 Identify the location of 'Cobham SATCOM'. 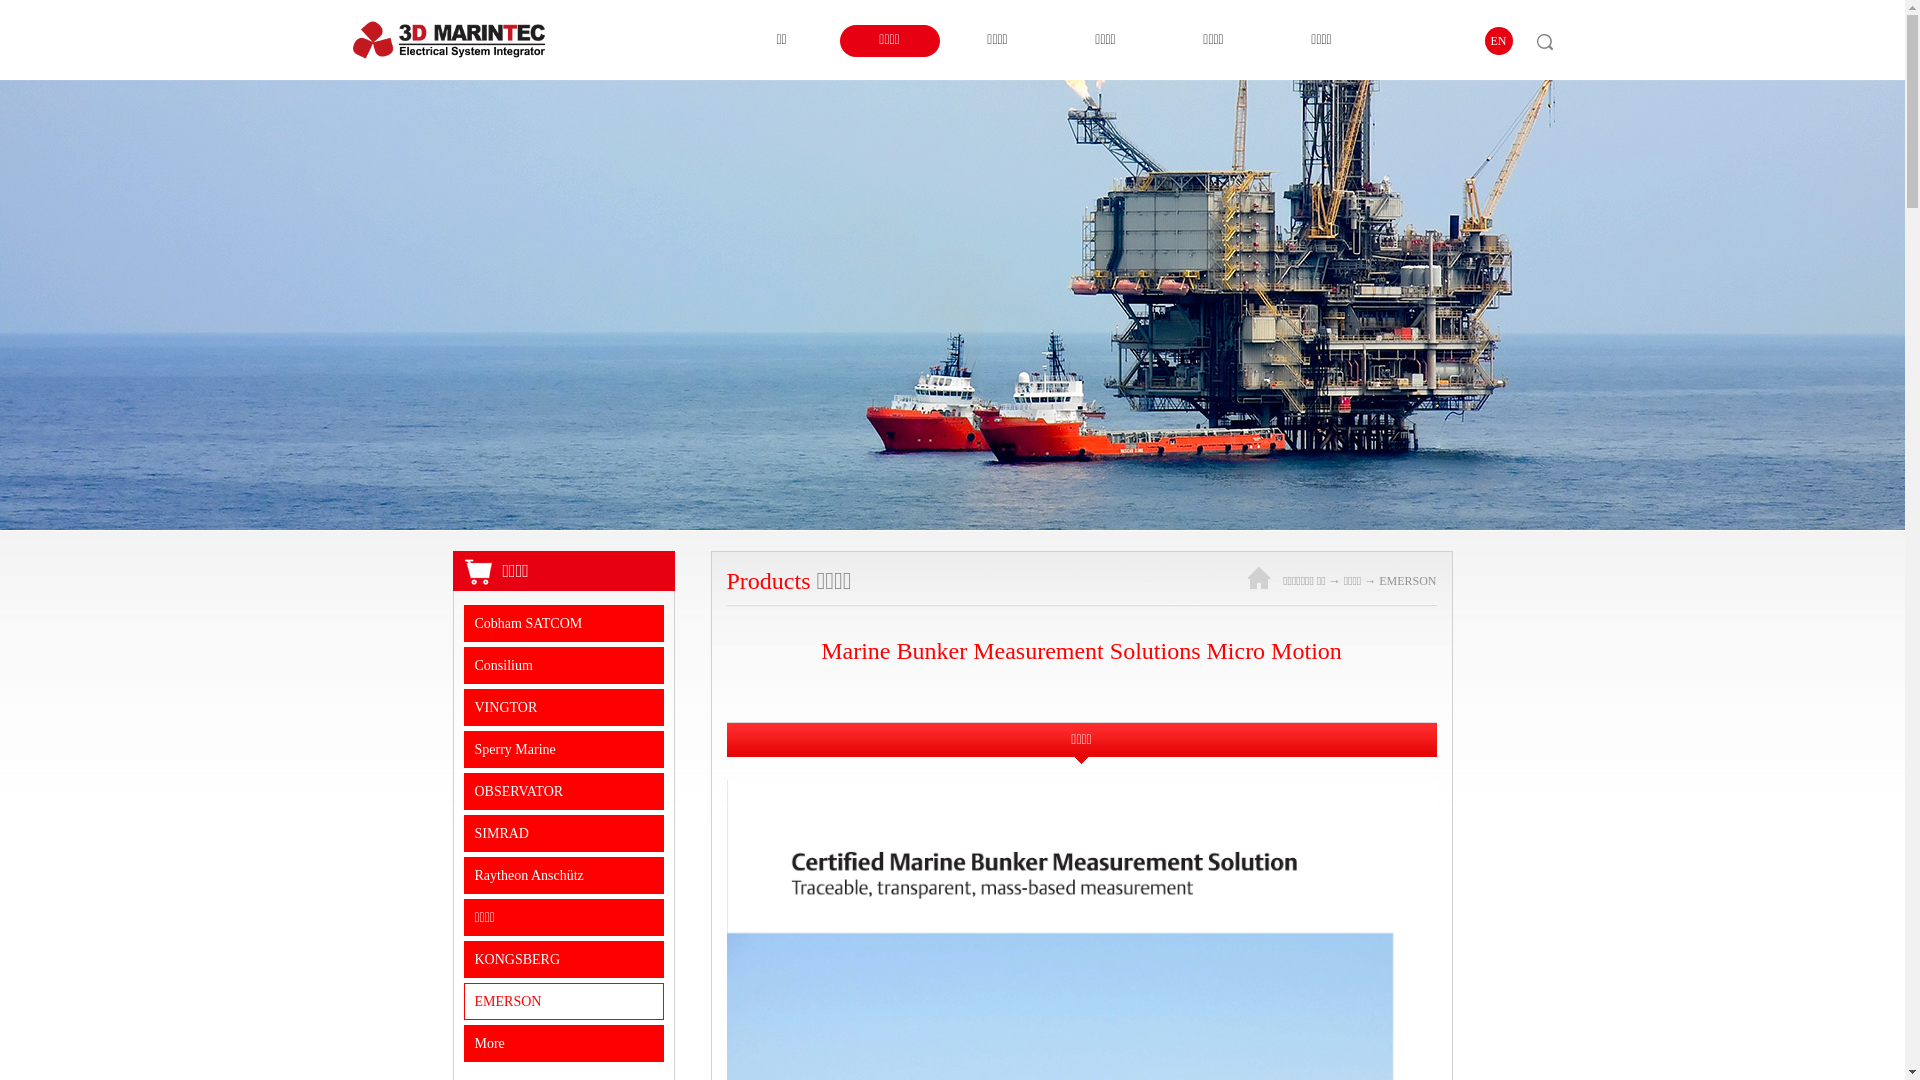
(563, 622).